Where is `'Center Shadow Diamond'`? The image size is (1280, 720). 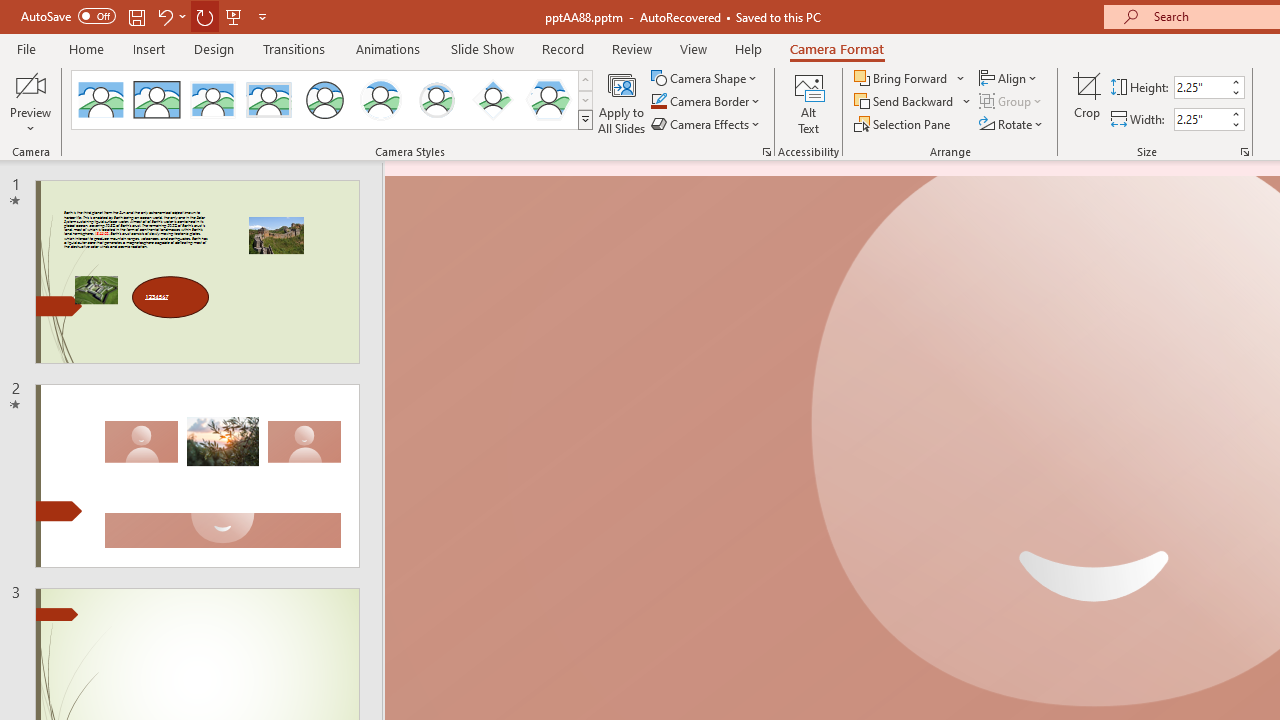
'Center Shadow Diamond' is located at coordinates (492, 100).